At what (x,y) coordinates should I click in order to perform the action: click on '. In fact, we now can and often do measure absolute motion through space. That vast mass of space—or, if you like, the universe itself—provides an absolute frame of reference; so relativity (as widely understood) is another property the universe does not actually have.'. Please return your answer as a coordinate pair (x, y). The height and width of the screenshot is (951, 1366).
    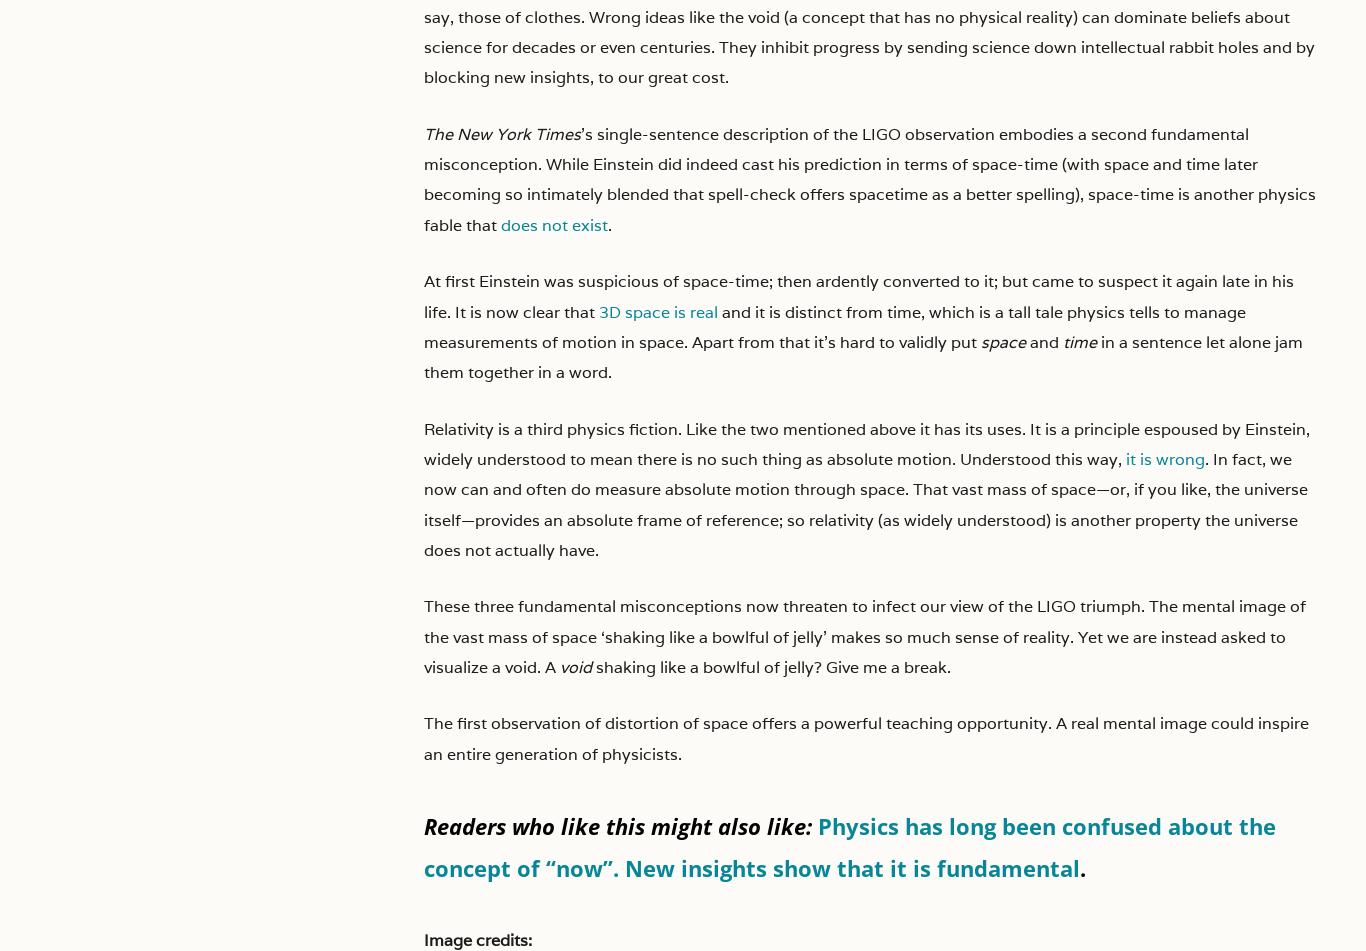
    Looking at the image, I should click on (865, 503).